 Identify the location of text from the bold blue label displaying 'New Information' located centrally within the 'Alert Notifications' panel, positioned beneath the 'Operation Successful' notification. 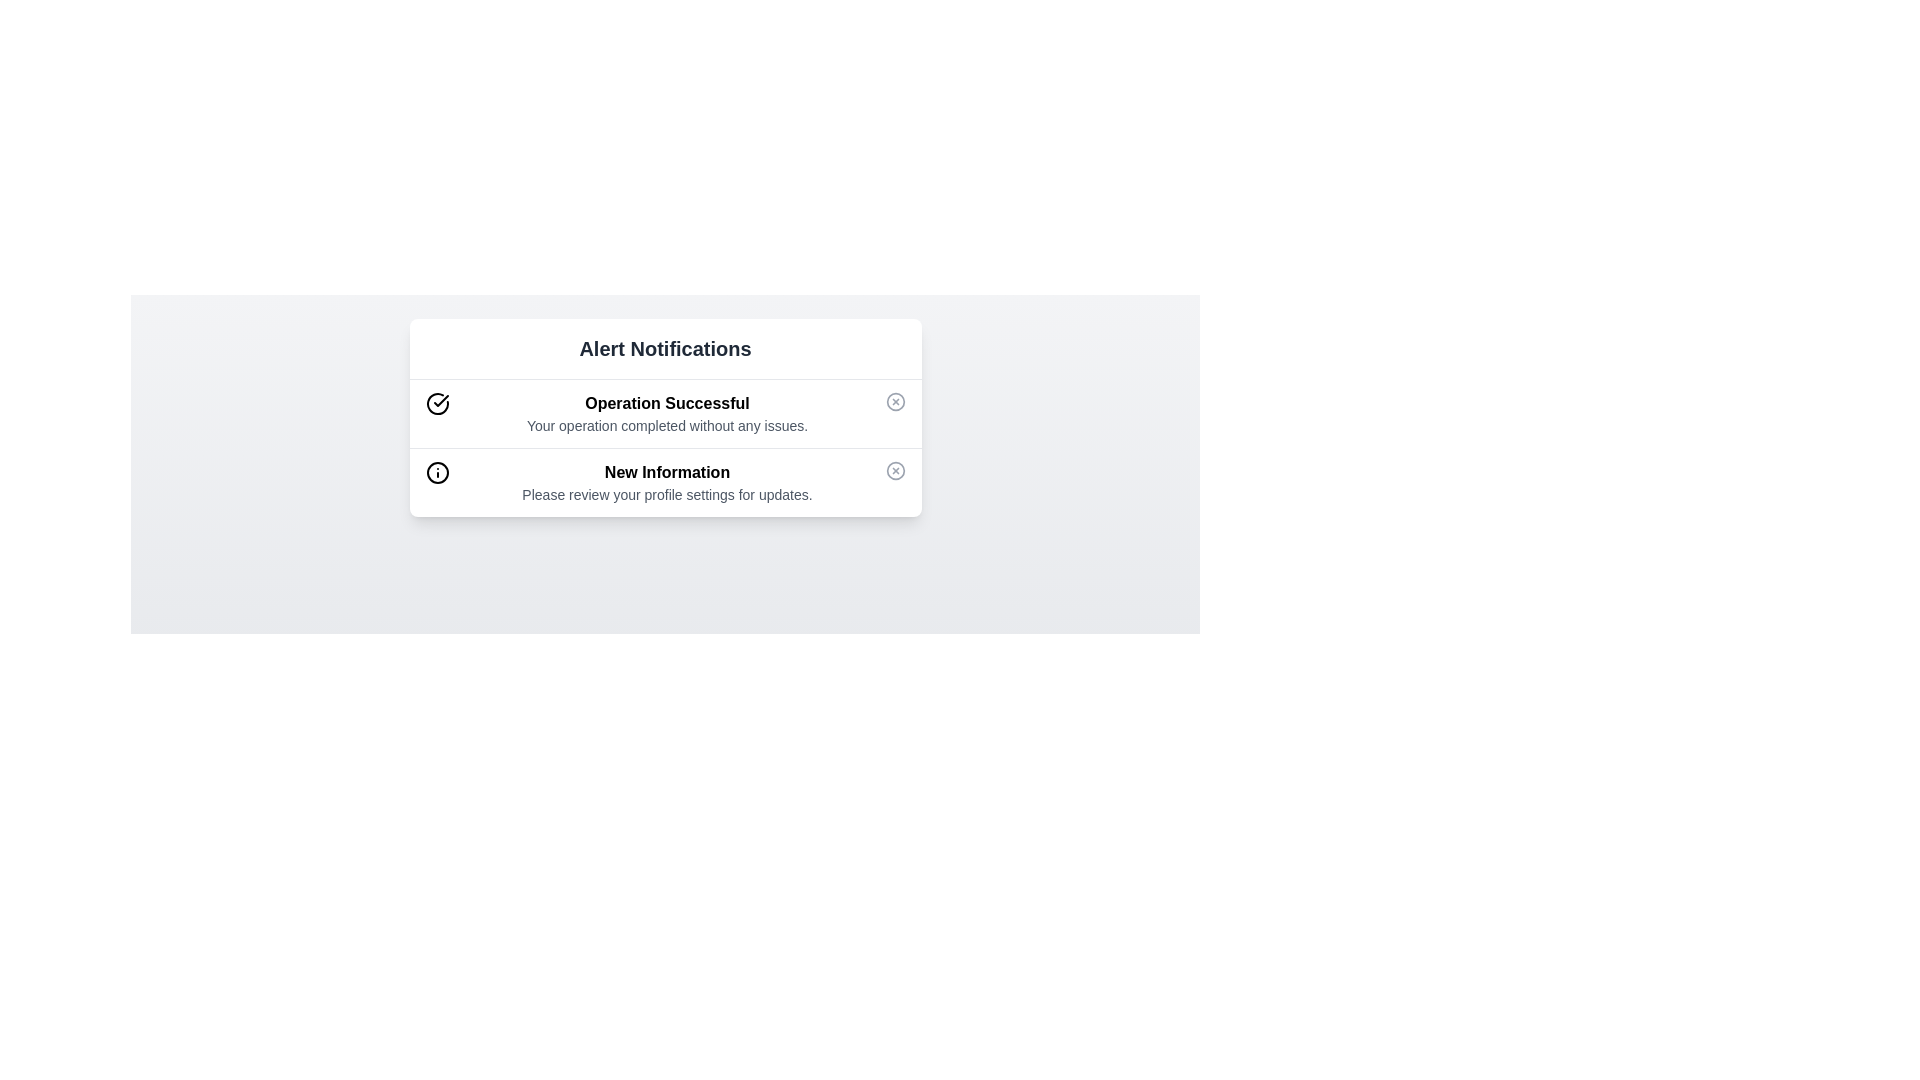
(667, 473).